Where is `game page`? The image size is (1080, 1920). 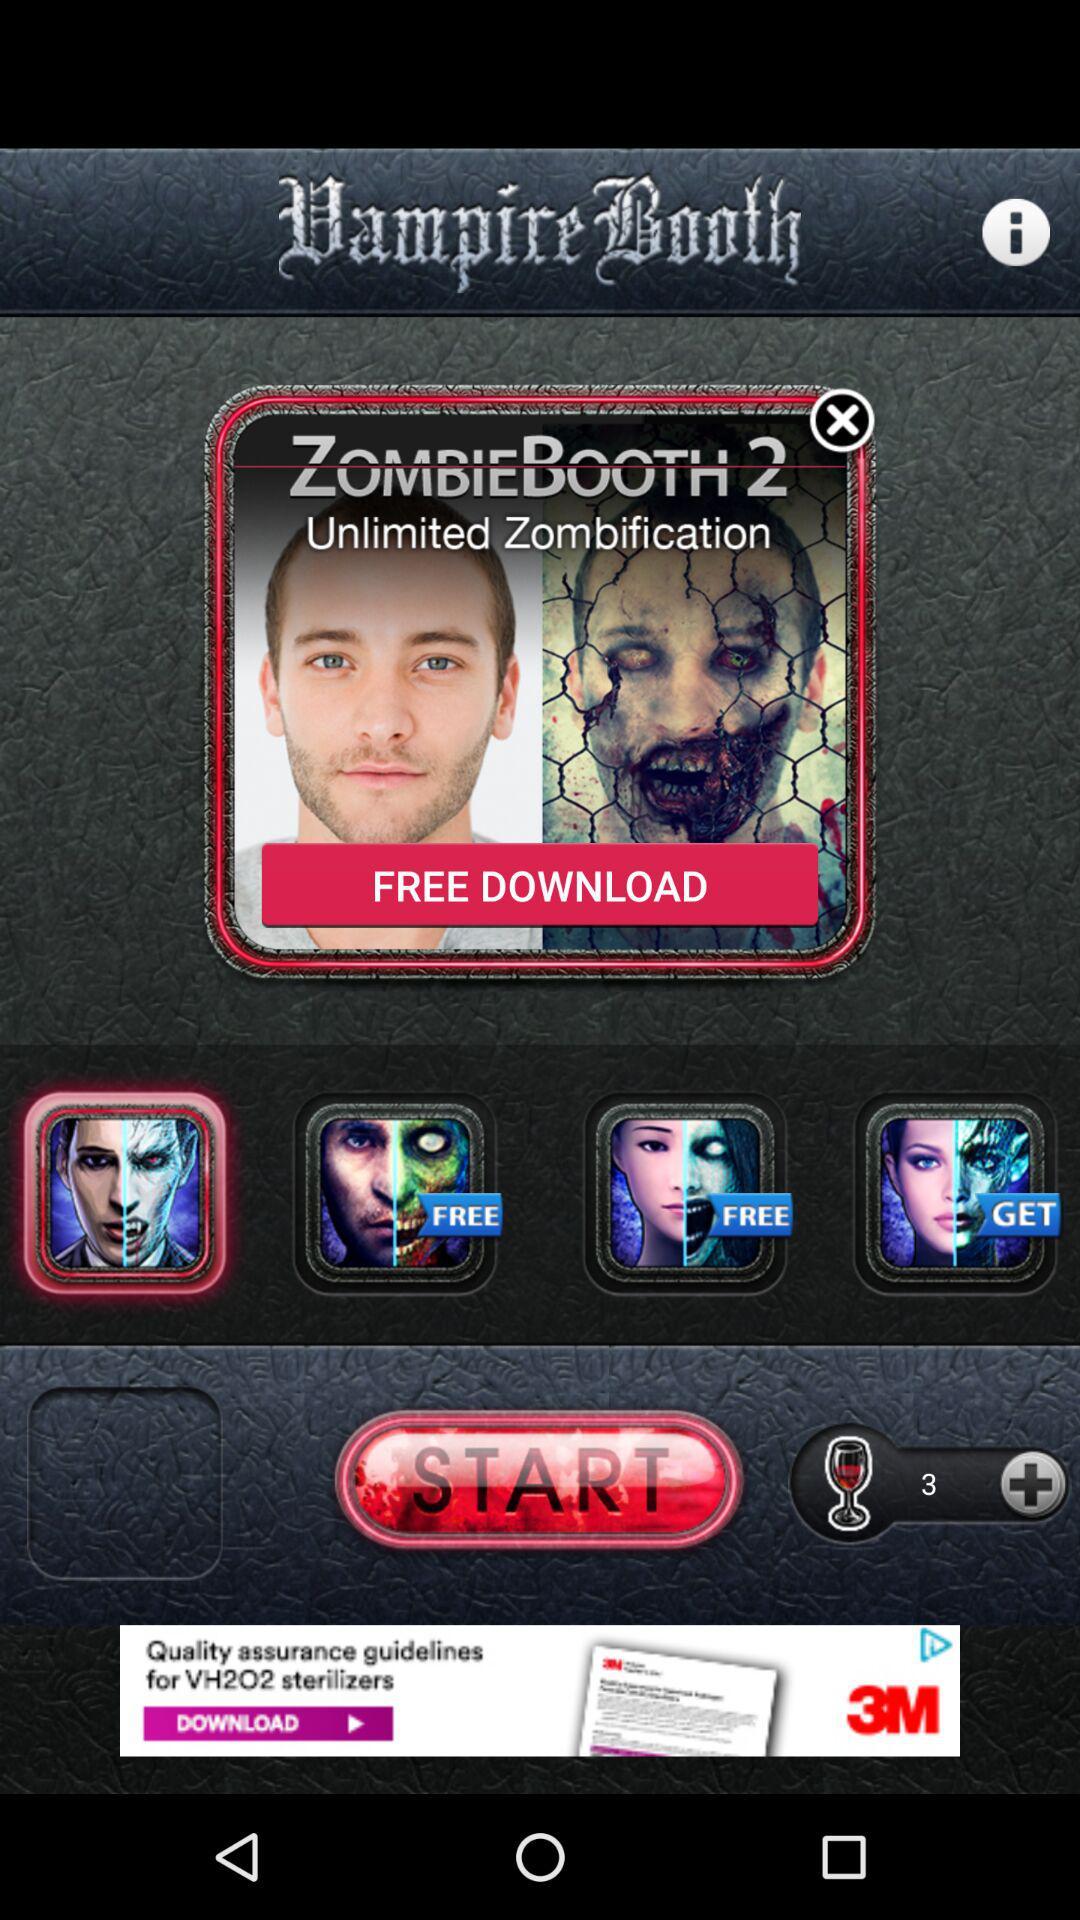
game page is located at coordinates (538, 1483).